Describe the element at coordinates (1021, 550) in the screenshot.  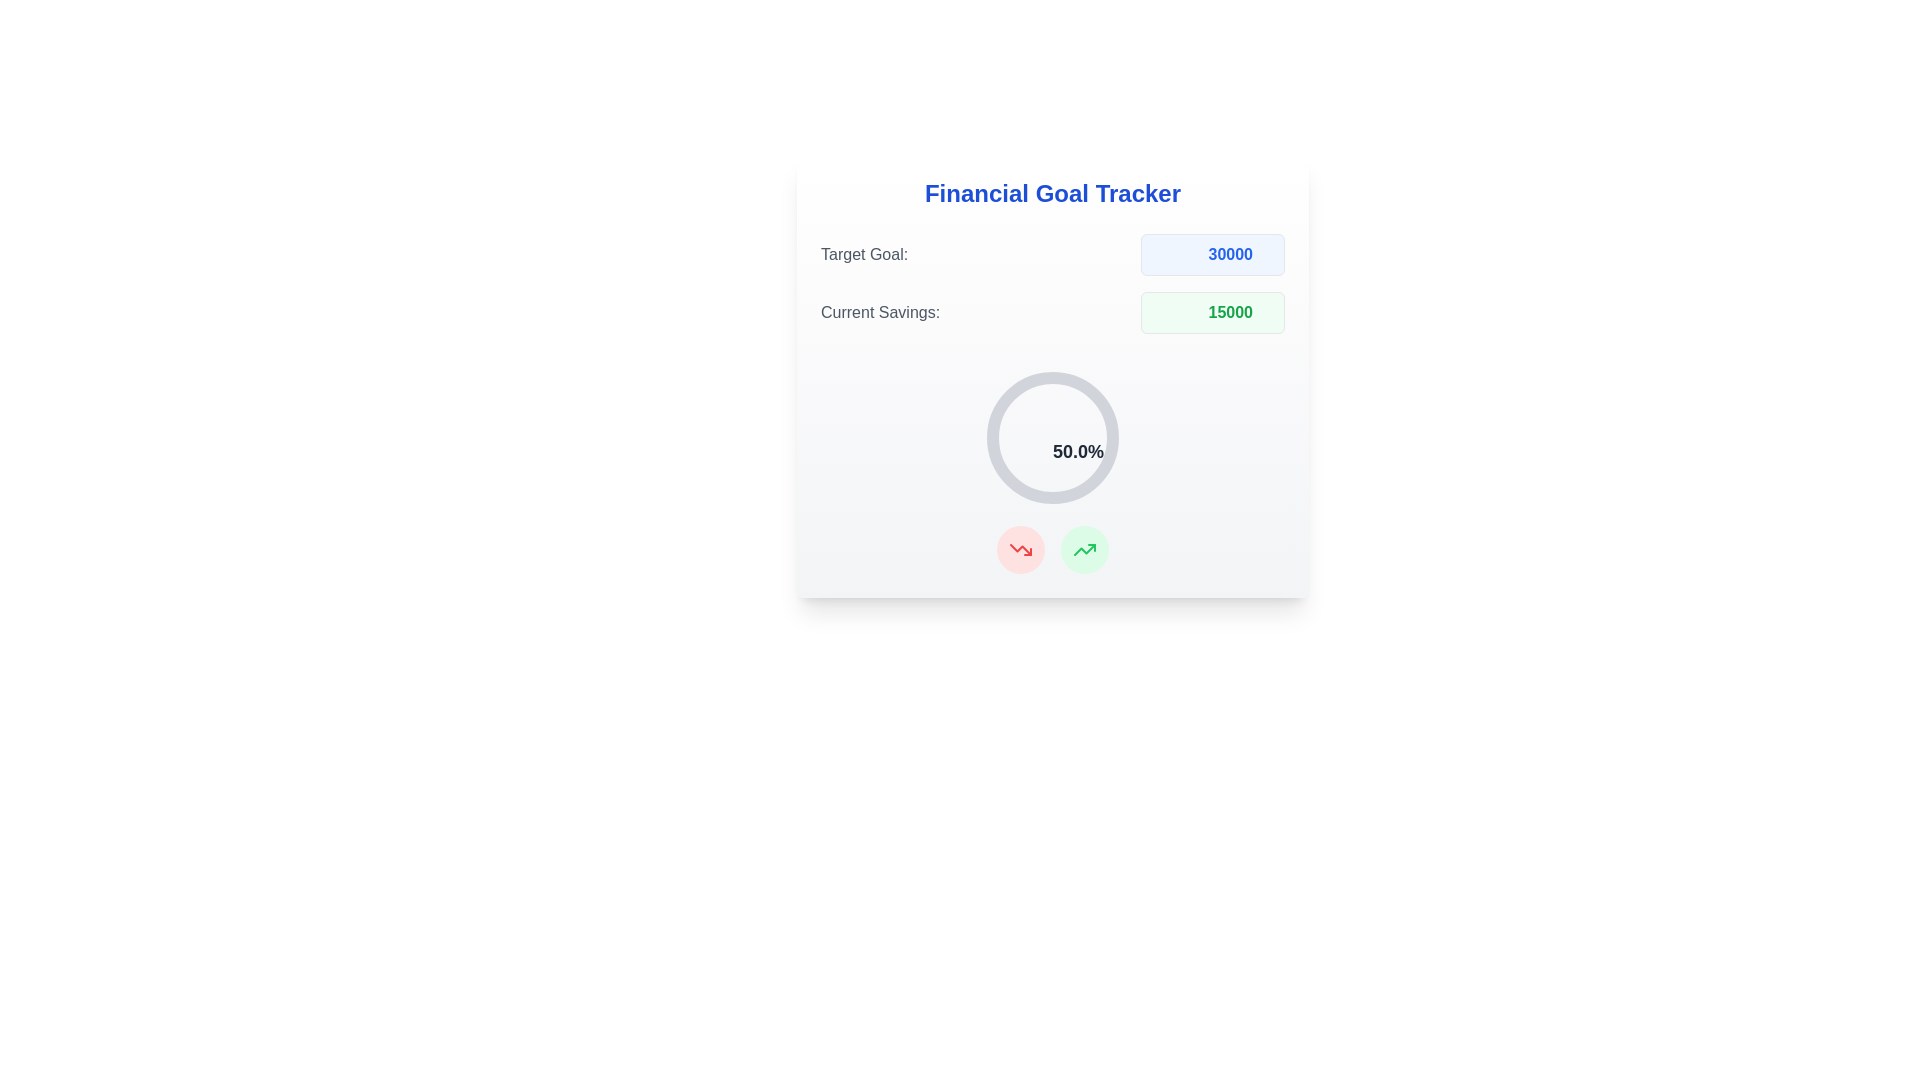
I see `the Icon Button indicating a downward trend, located at the bottom-left corner of the card-like structure` at that location.